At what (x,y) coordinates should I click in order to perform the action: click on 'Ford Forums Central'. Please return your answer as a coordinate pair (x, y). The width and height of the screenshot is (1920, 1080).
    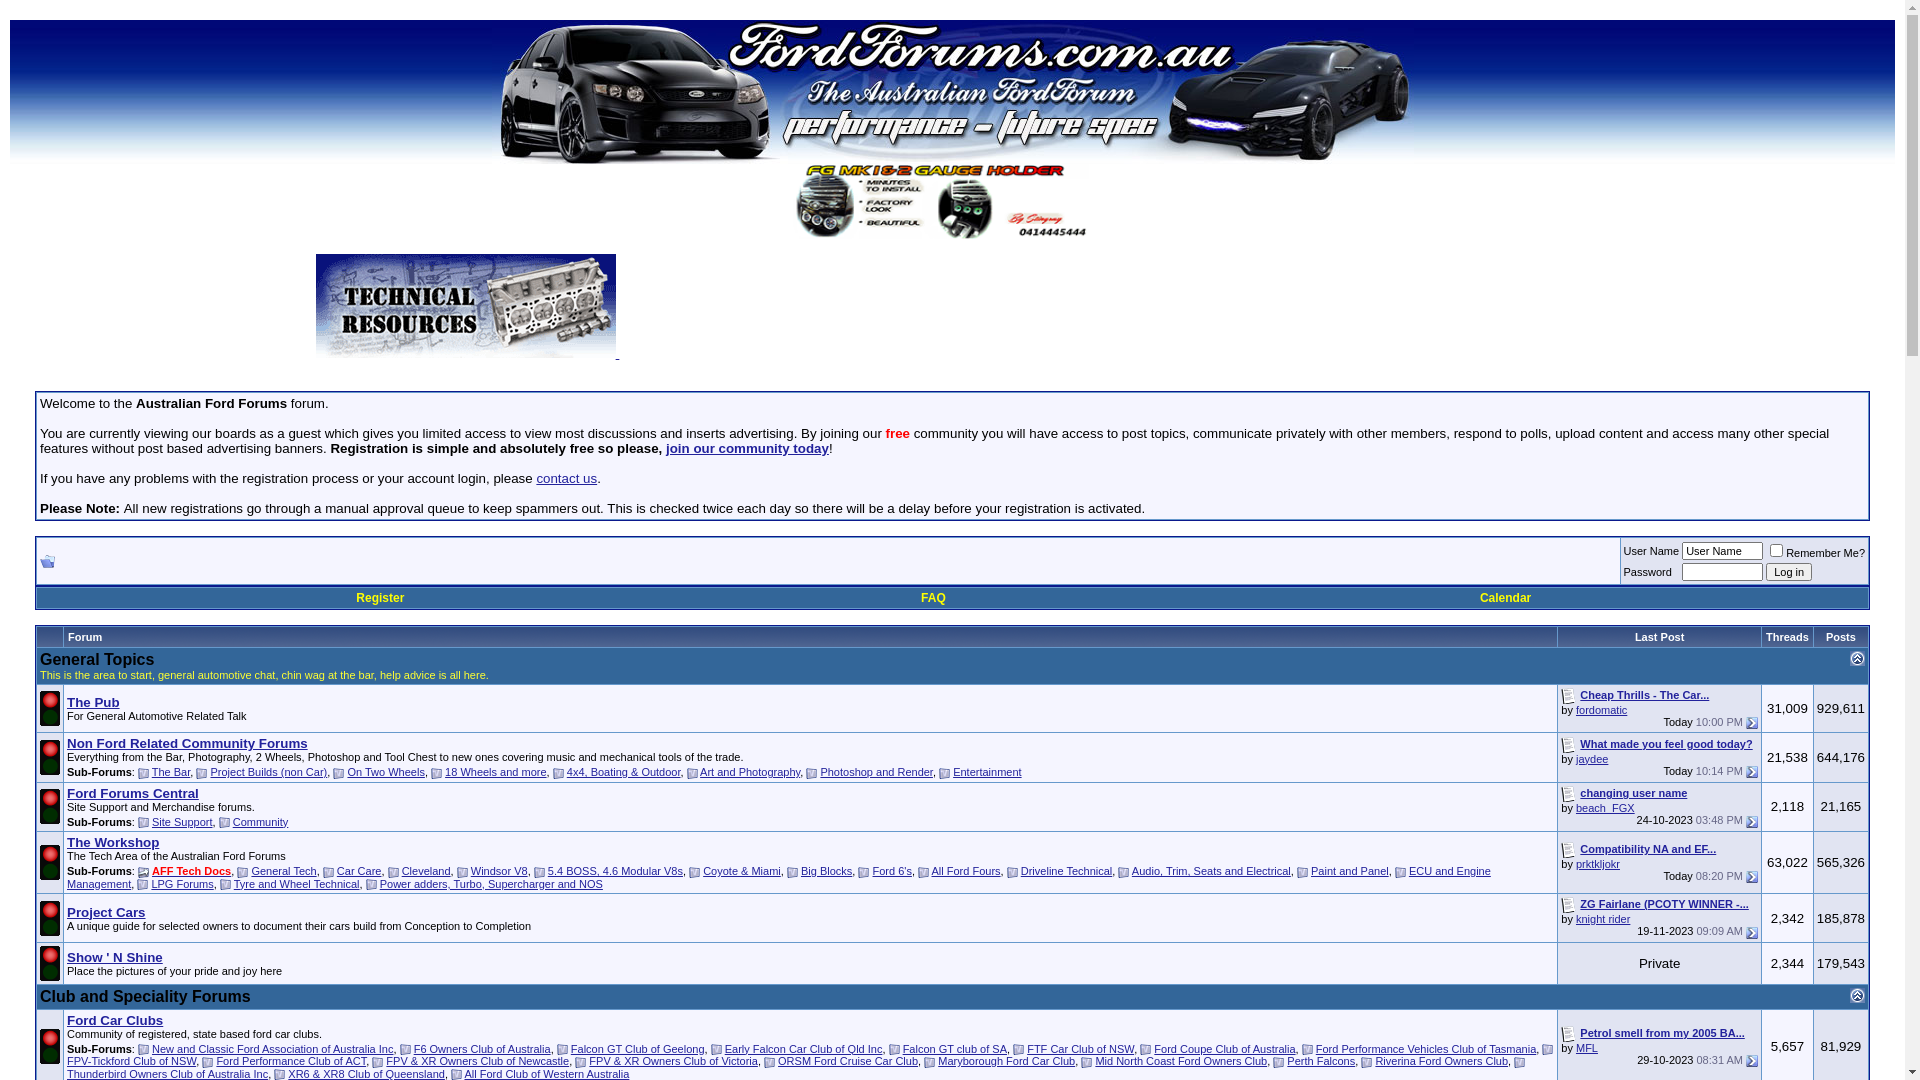
    Looking at the image, I should click on (67, 792).